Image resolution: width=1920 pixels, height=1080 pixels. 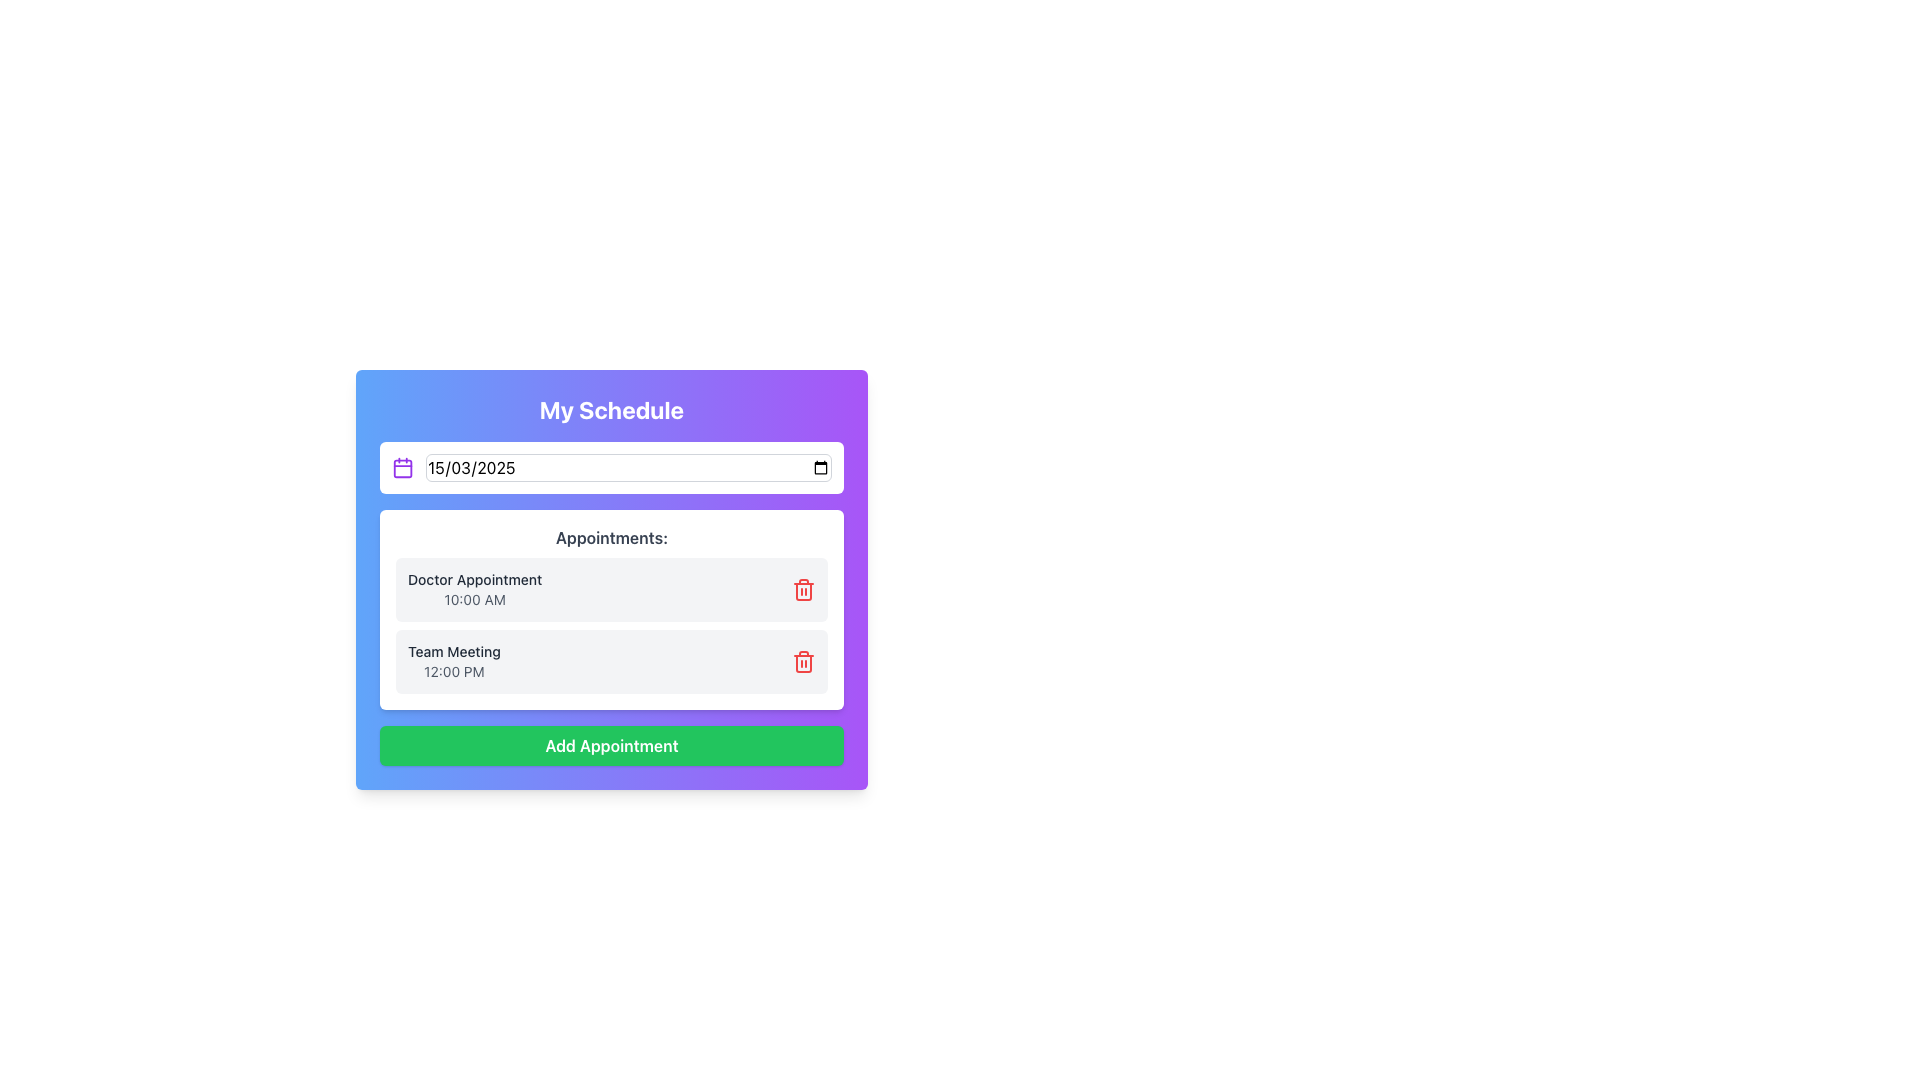 I want to click on the text label displaying the appointment title located in the 'Appointments' section, above the time label '10:00 AM', so click(x=474, y=579).